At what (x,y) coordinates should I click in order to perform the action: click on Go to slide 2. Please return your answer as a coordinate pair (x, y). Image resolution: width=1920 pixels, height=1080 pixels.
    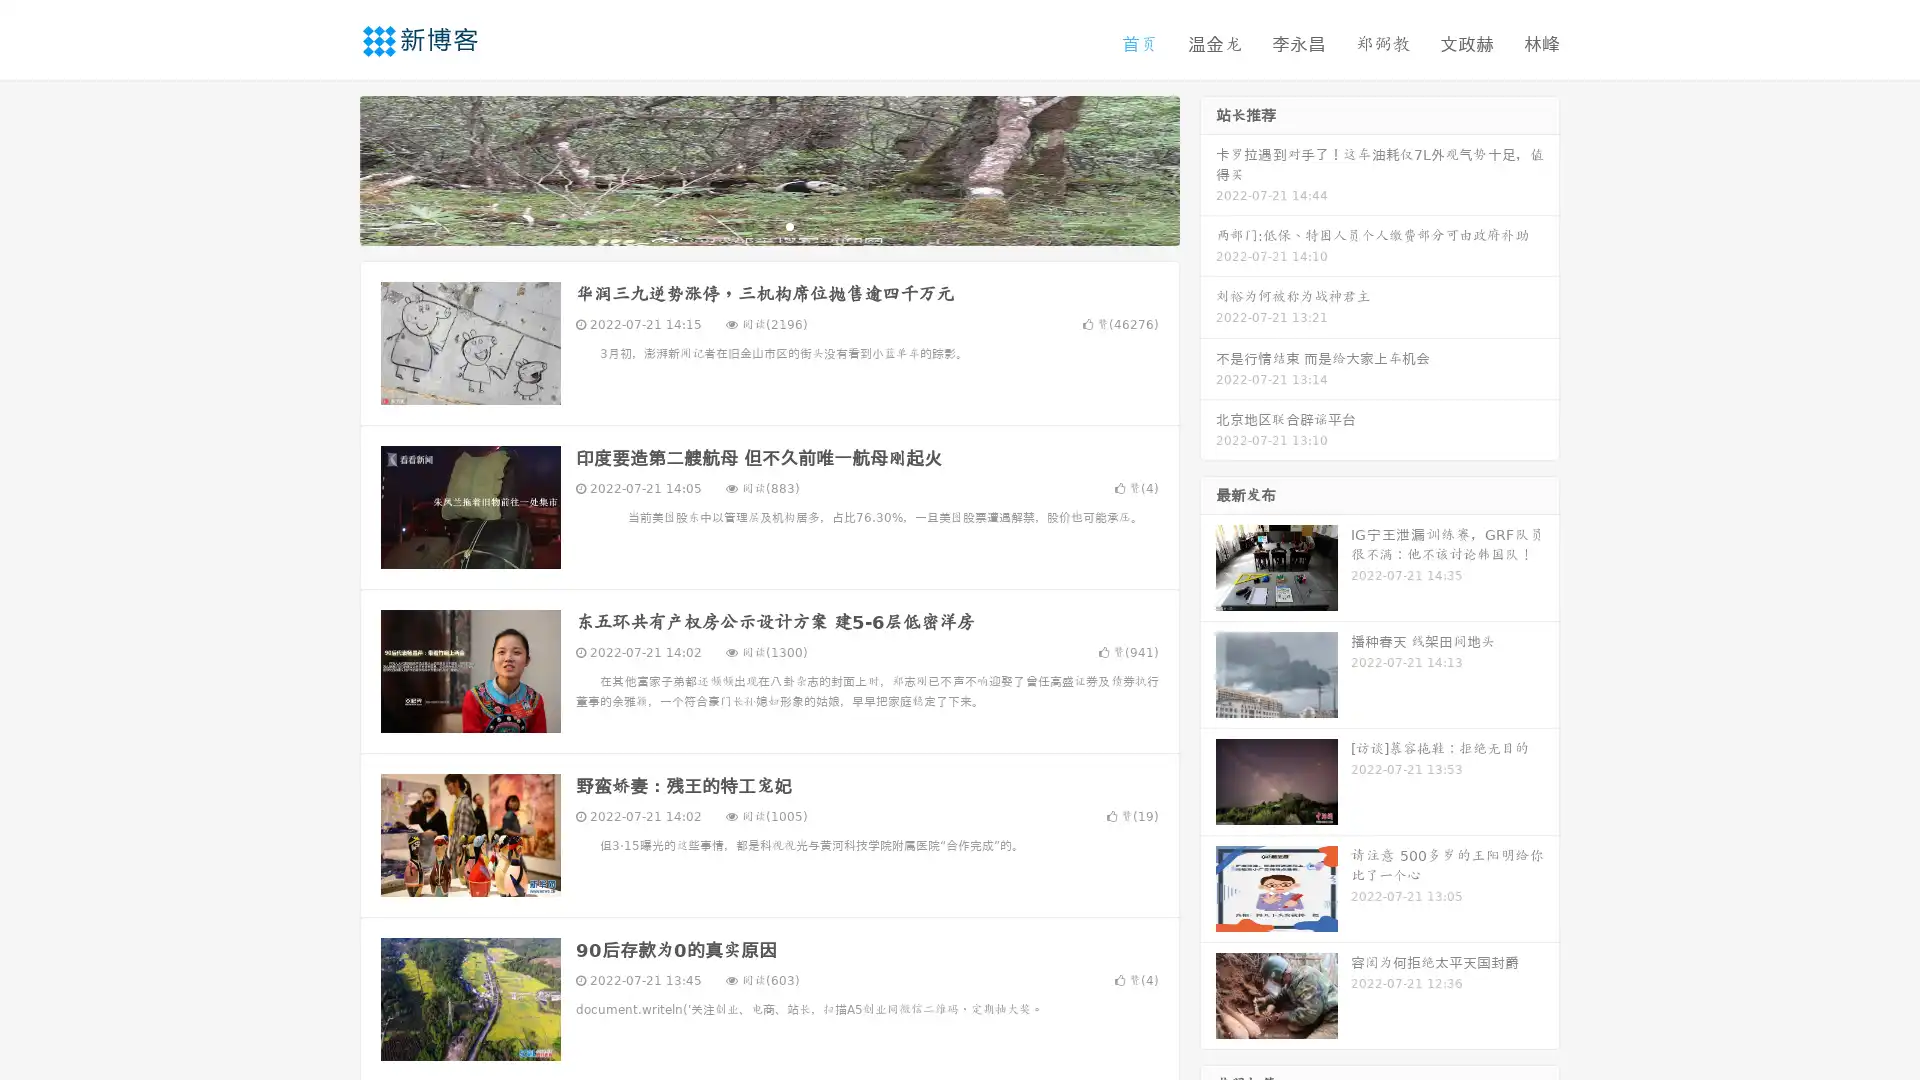
    Looking at the image, I should click on (768, 225).